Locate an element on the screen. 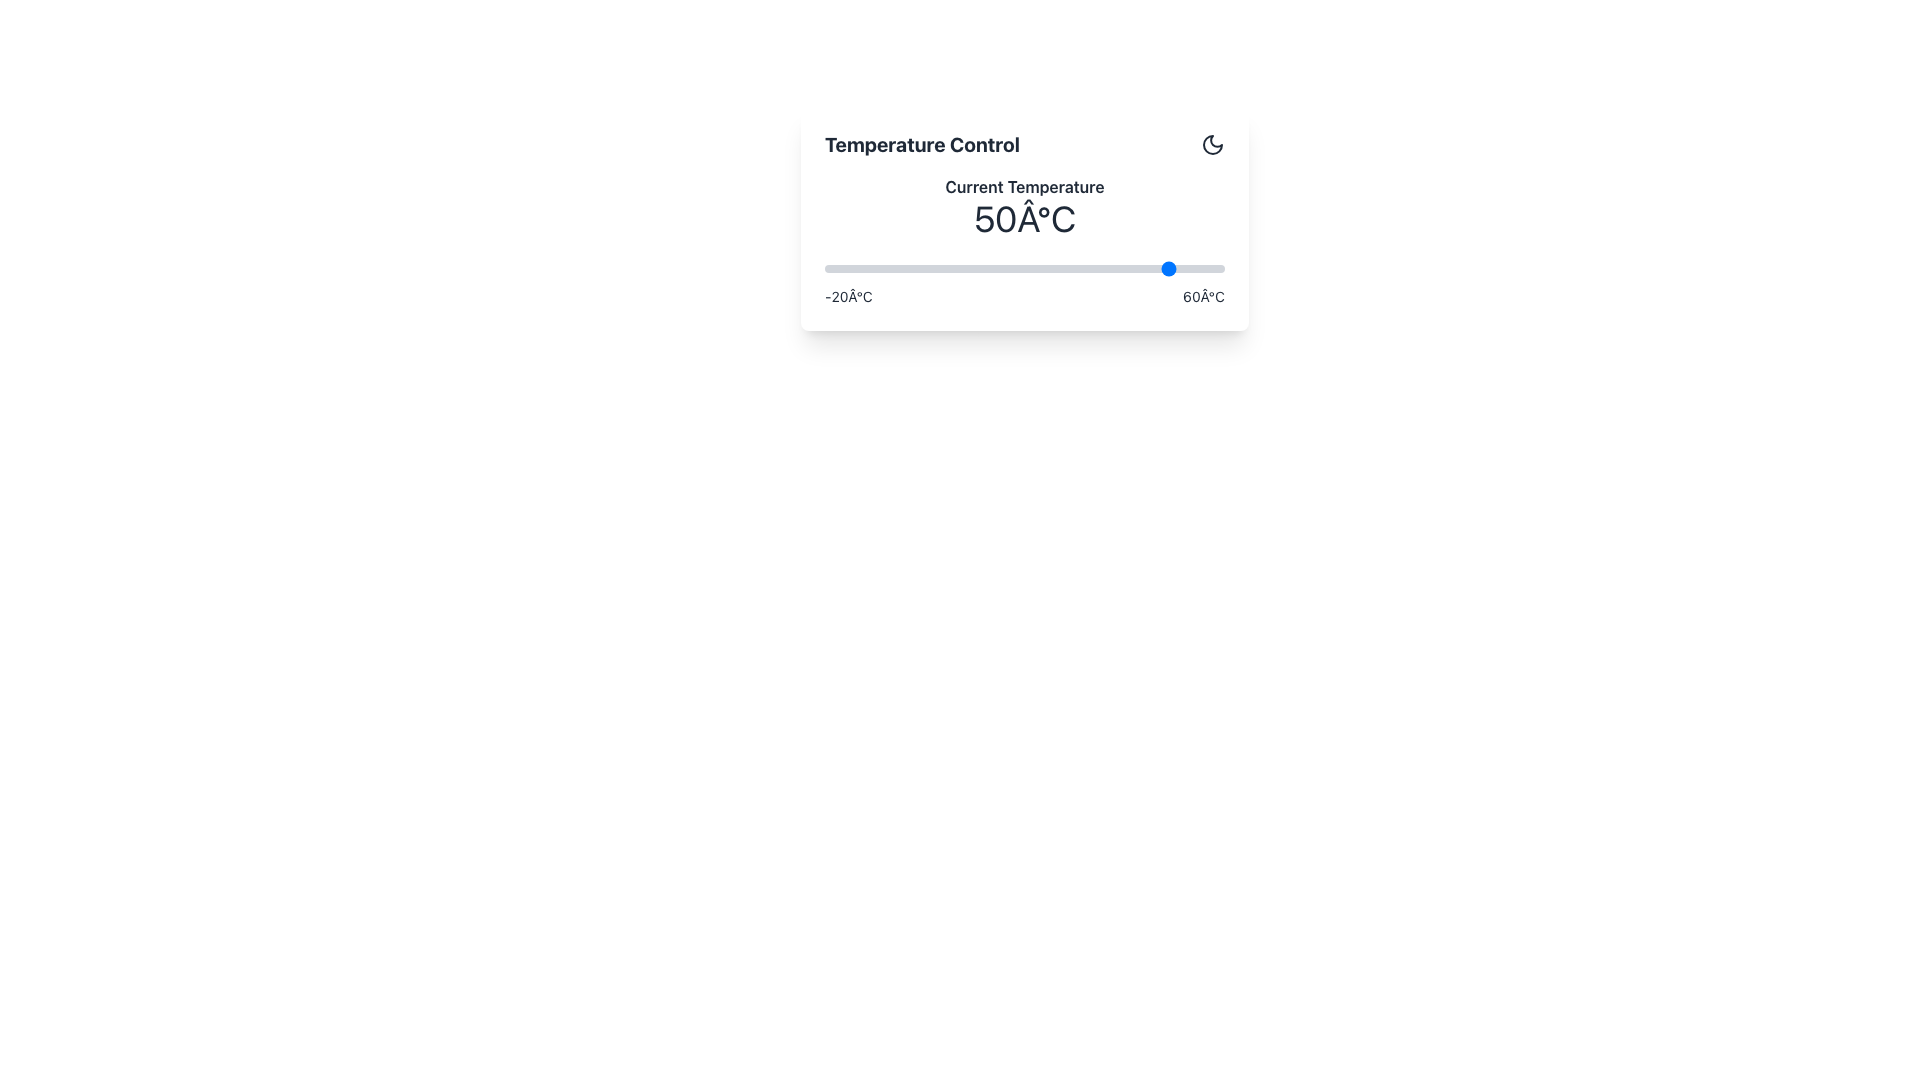 Image resolution: width=1920 pixels, height=1080 pixels. the moon-shaped dark blue icon located in the top-right corner of the 'Temperature Control' card is located at coordinates (1212, 144).